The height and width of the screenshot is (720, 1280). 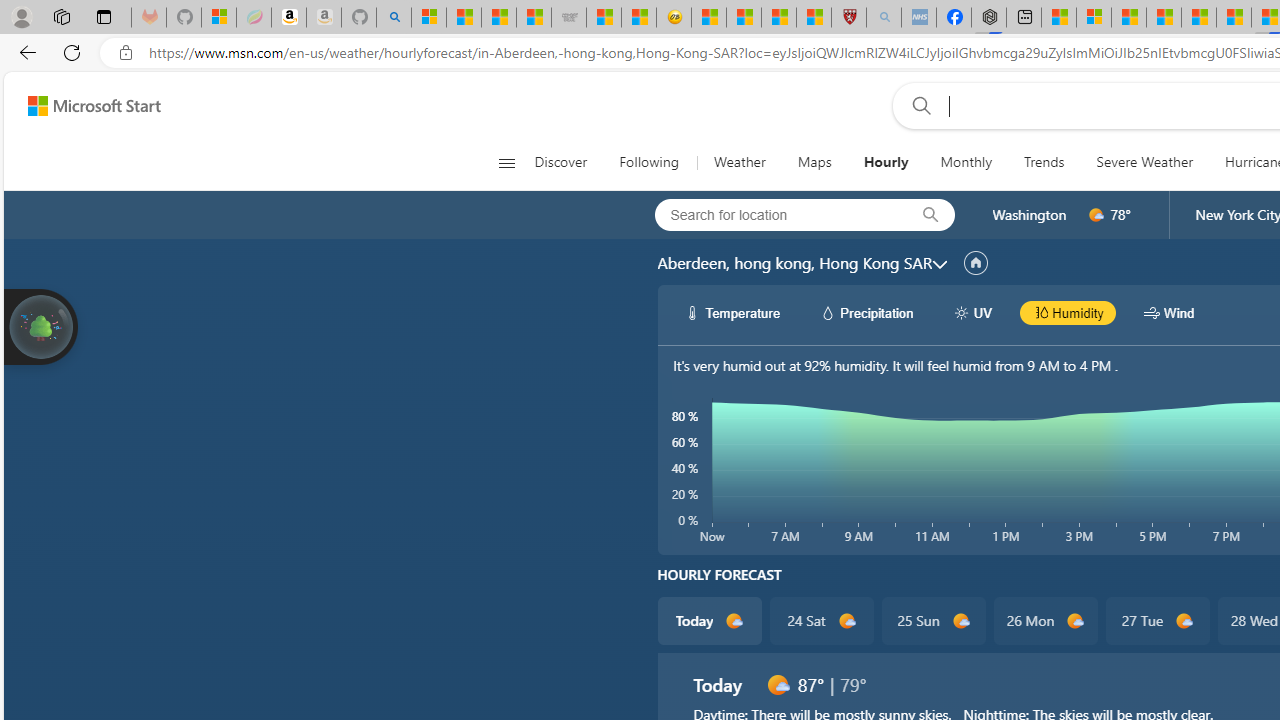 What do you see at coordinates (1044, 162) in the screenshot?
I see `'Trends'` at bounding box center [1044, 162].